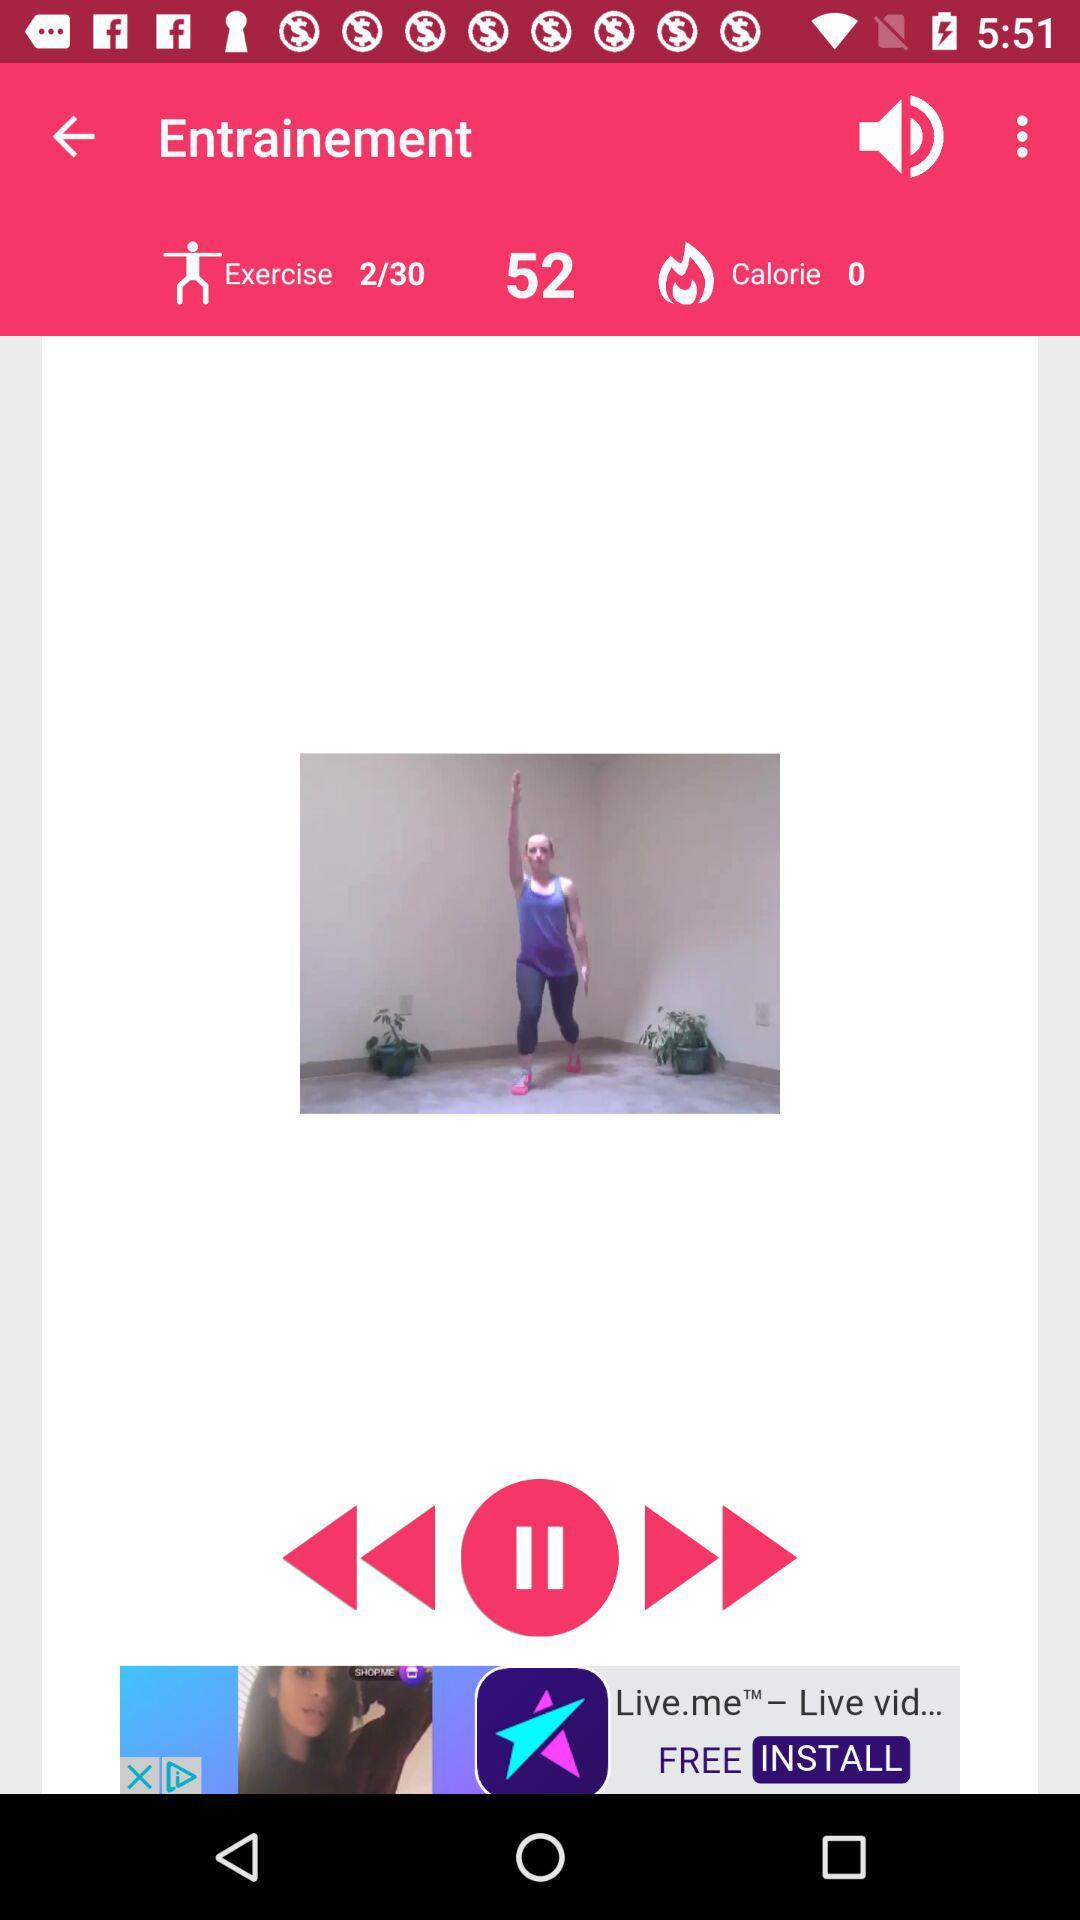 The image size is (1080, 1920). What do you see at coordinates (540, 1556) in the screenshot?
I see `clica em pause` at bounding box center [540, 1556].